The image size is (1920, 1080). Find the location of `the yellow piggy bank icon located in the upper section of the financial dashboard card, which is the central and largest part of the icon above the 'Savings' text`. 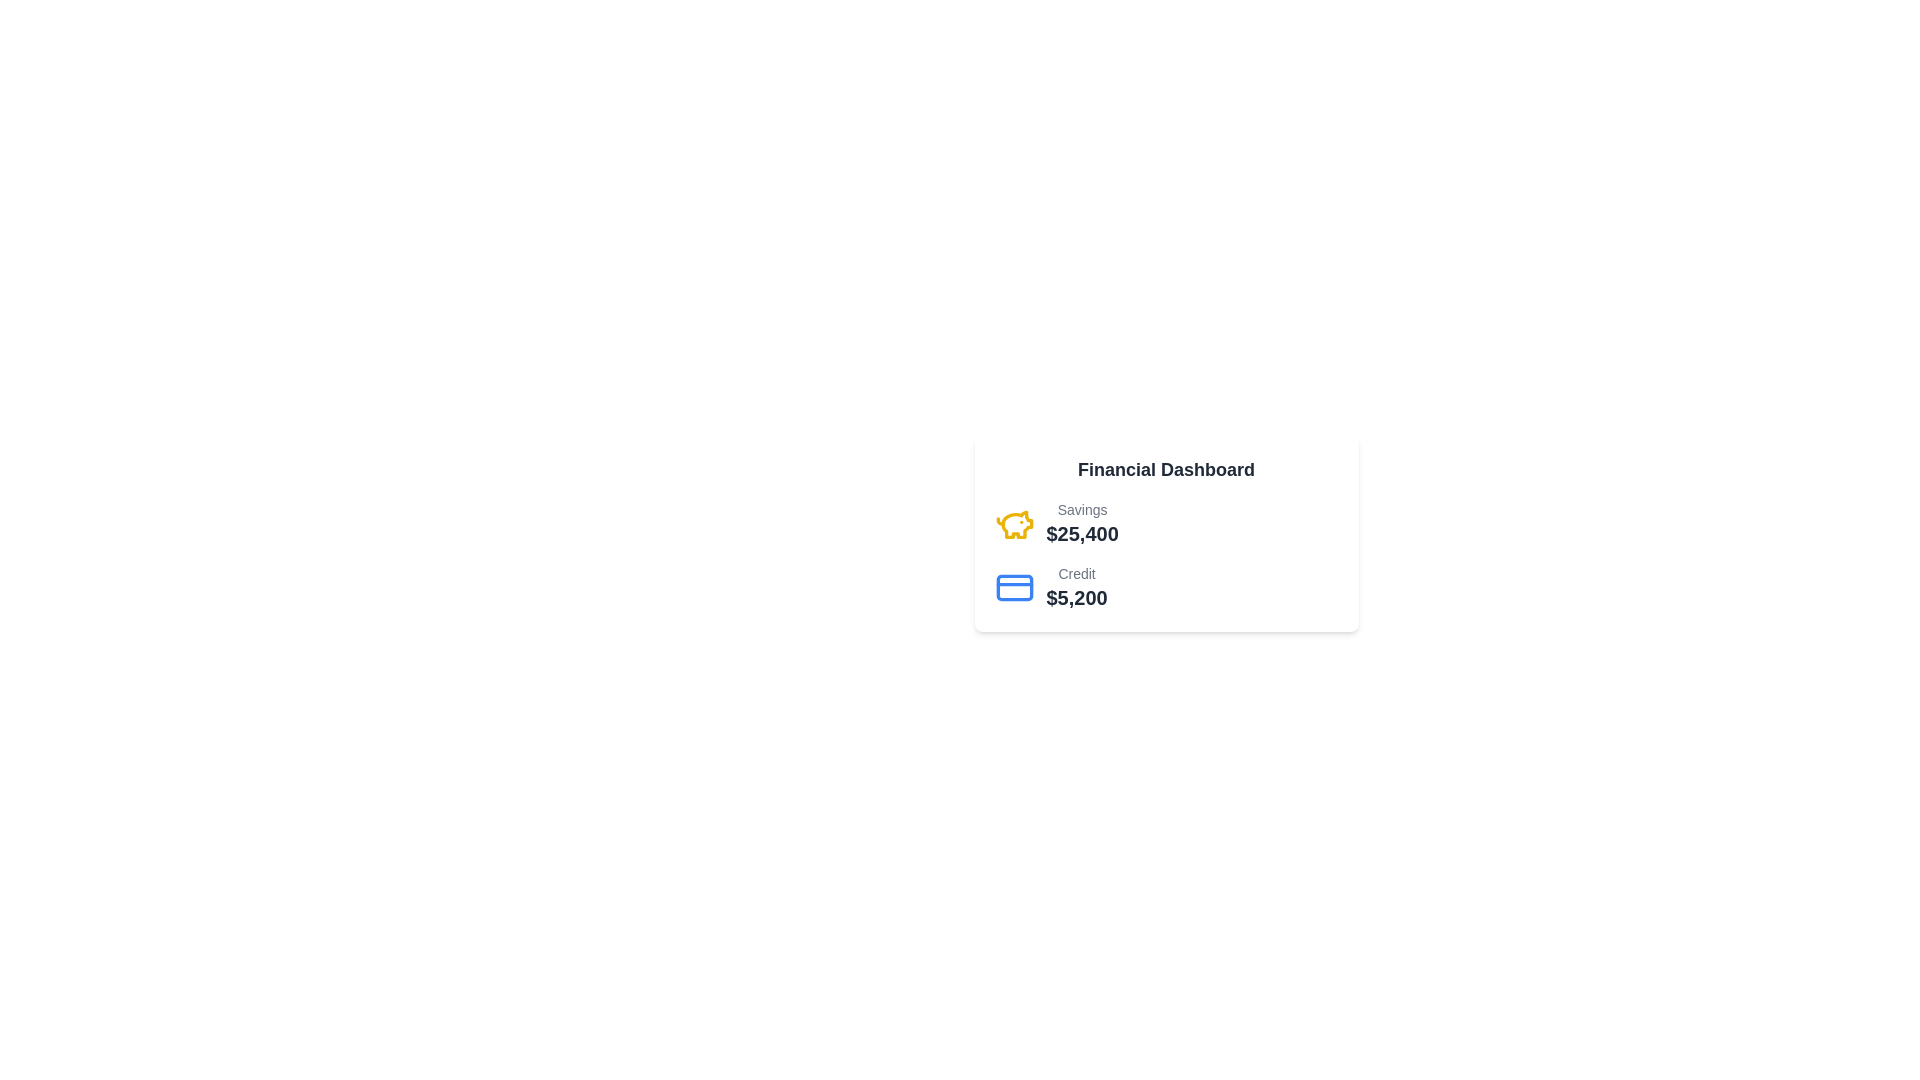

the yellow piggy bank icon located in the upper section of the financial dashboard card, which is the central and largest part of the icon above the 'Savings' text is located at coordinates (1017, 523).